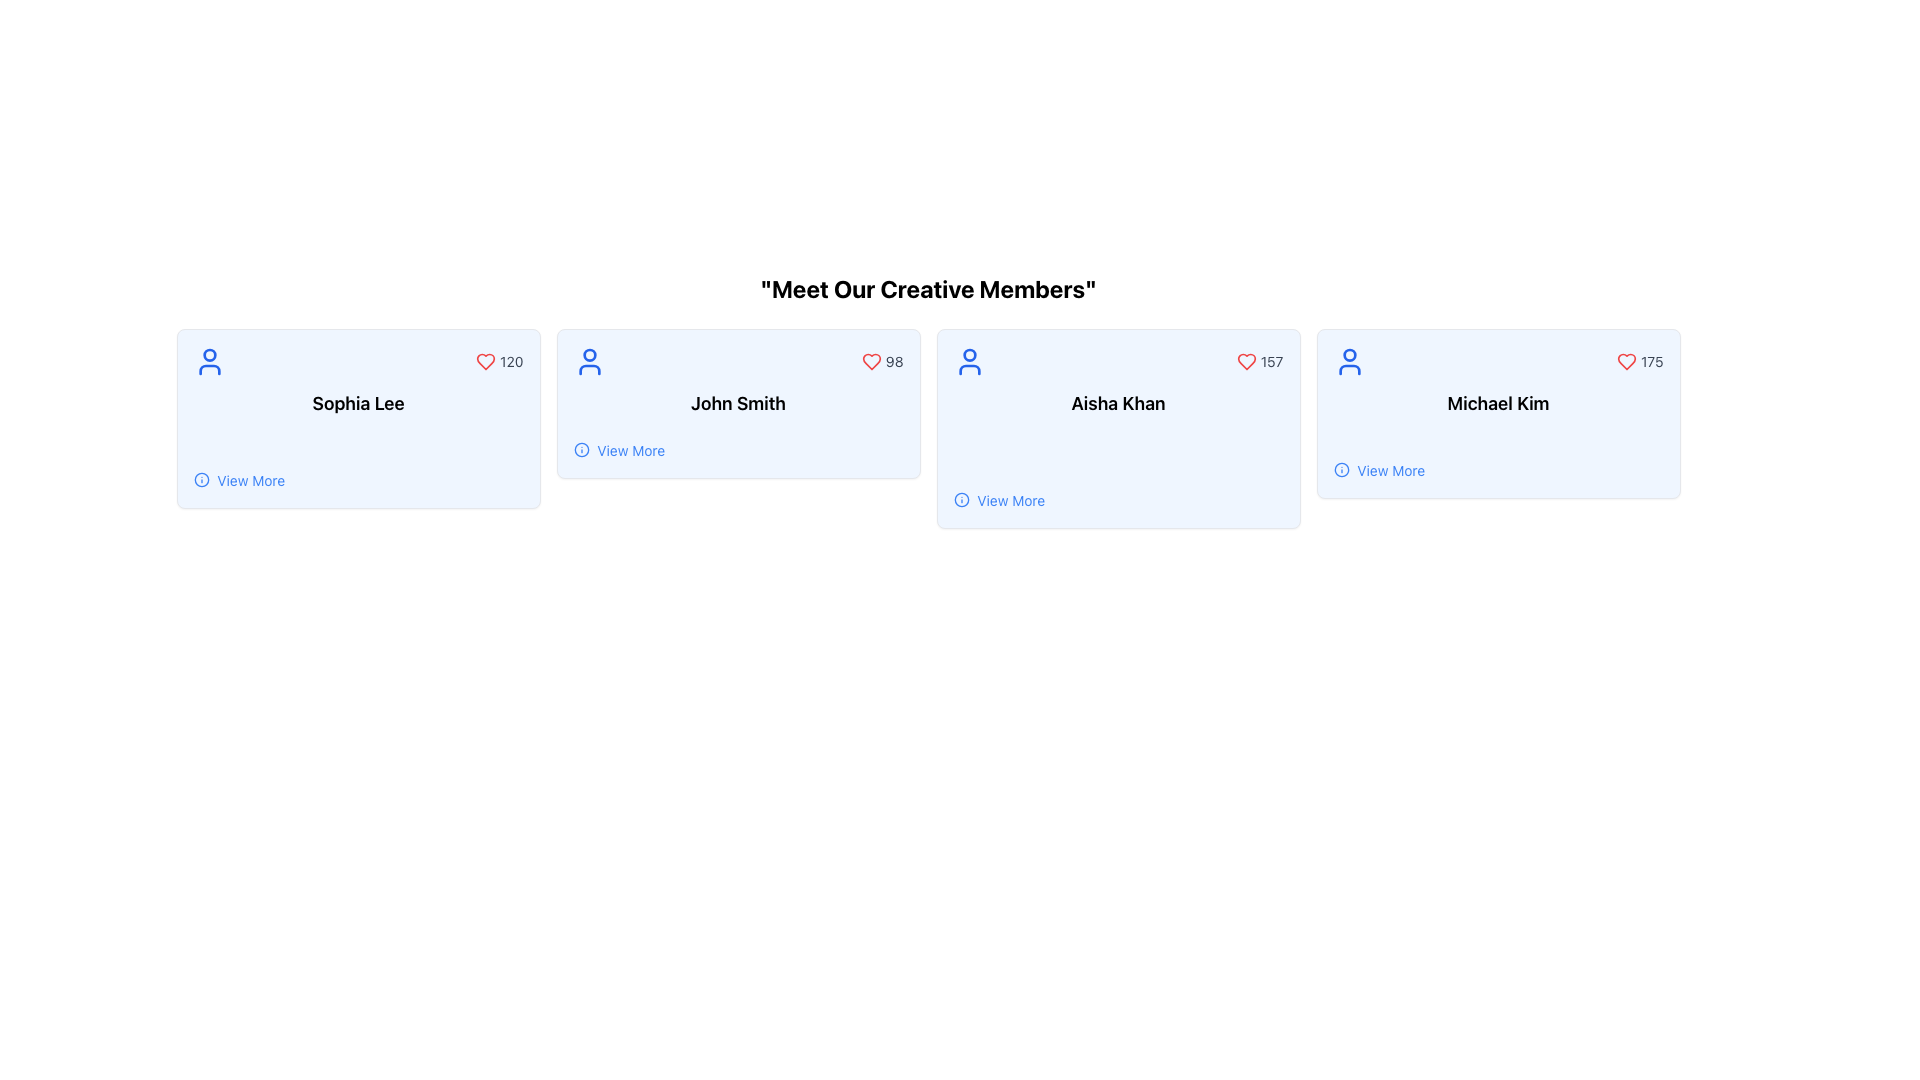 Image resolution: width=1920 pixels, height=1080 pixels. What do you see at coordinates (1245, 362) in the screenshot?
I see `the heart-shaped interactive icon in the profile card of 'Aisha Khan'` at bounding box center [1245, 362].